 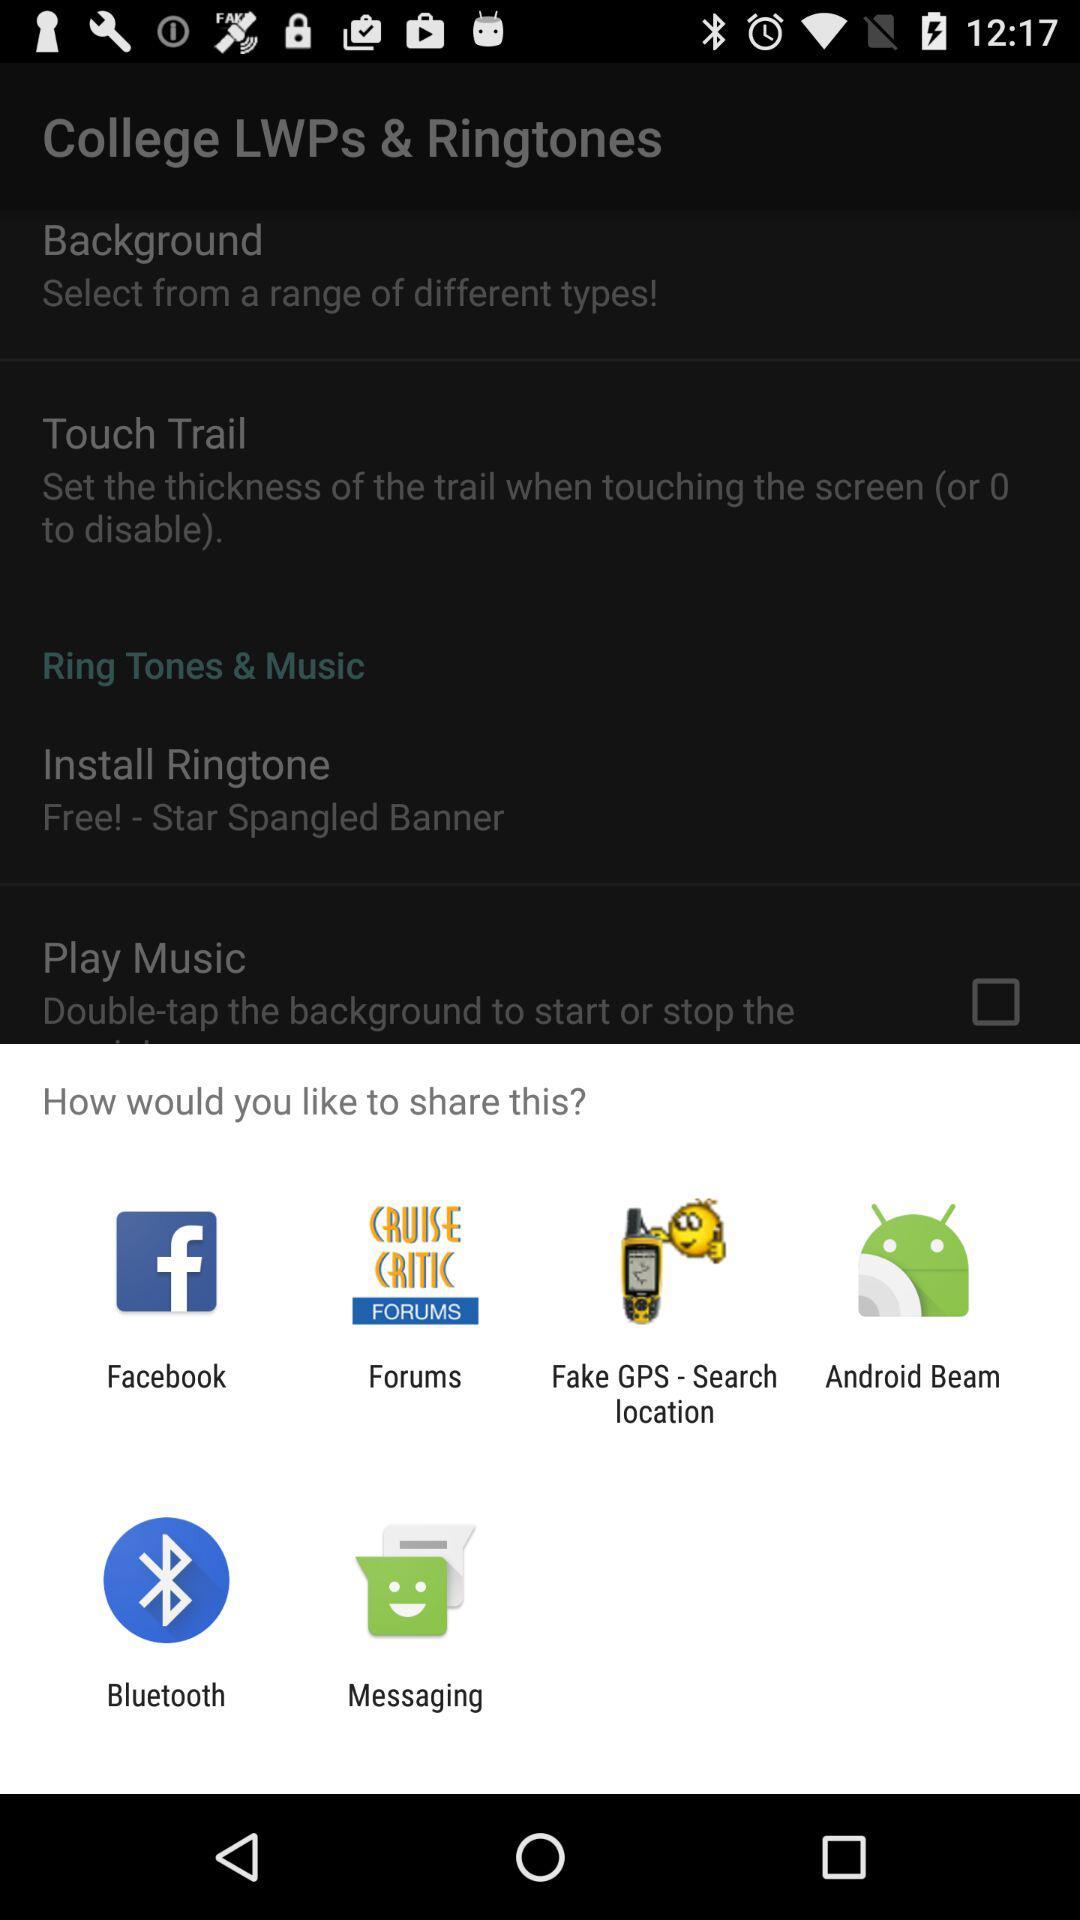 What do you see at coordinates (414, 1392) in the screenshot?
I see `forums item` at bounding box center [414, 1392].